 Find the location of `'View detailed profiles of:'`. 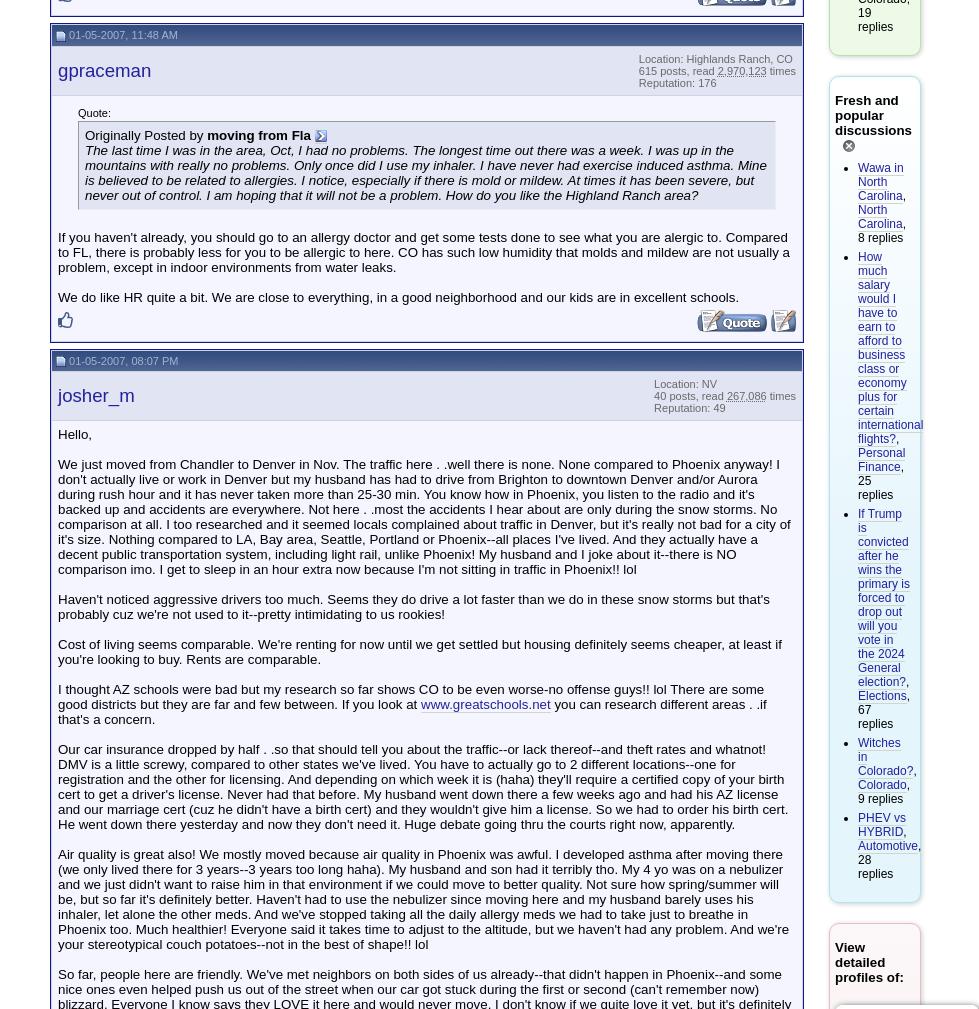

'View detailed profiles of:' is located at coordinates (867, 962).